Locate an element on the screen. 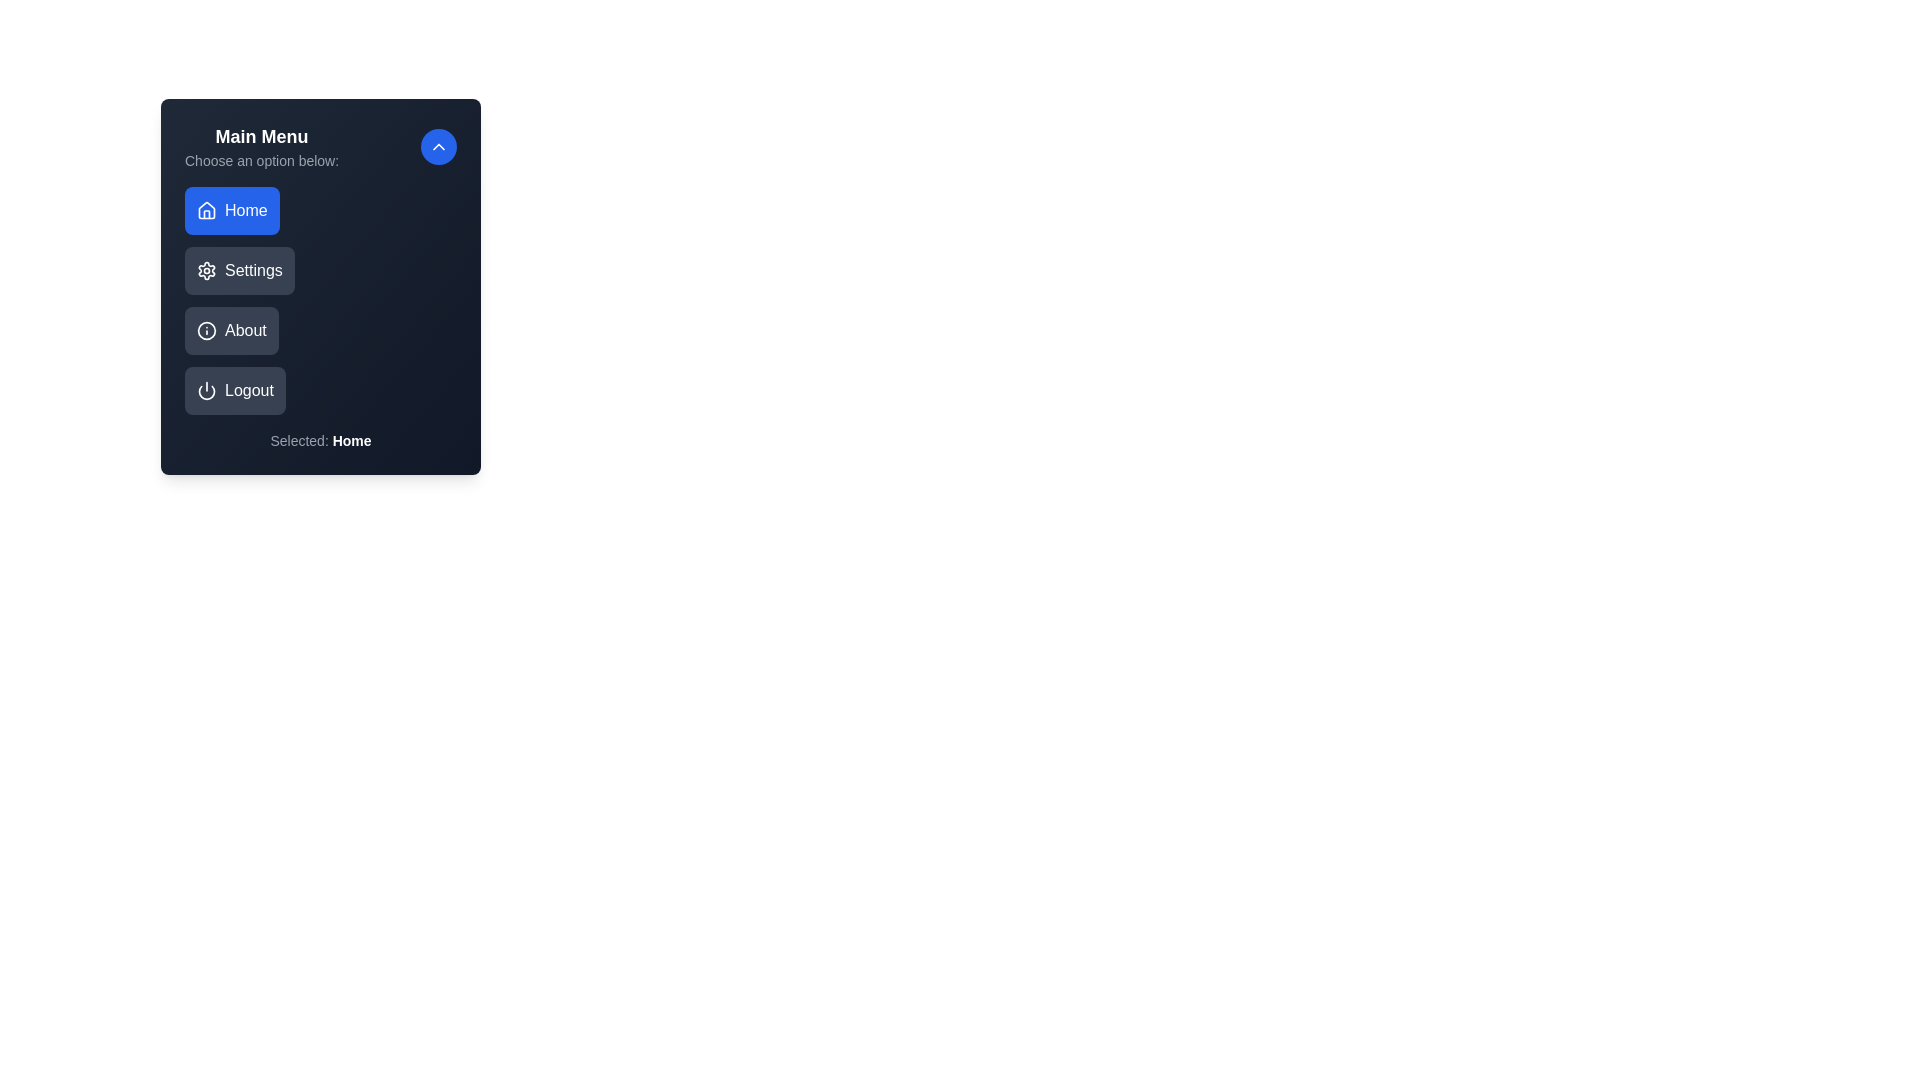 The image size is (1920, 1080). the settings button, which is the second option in the vertical menu list is located at coordinates (240, 270).